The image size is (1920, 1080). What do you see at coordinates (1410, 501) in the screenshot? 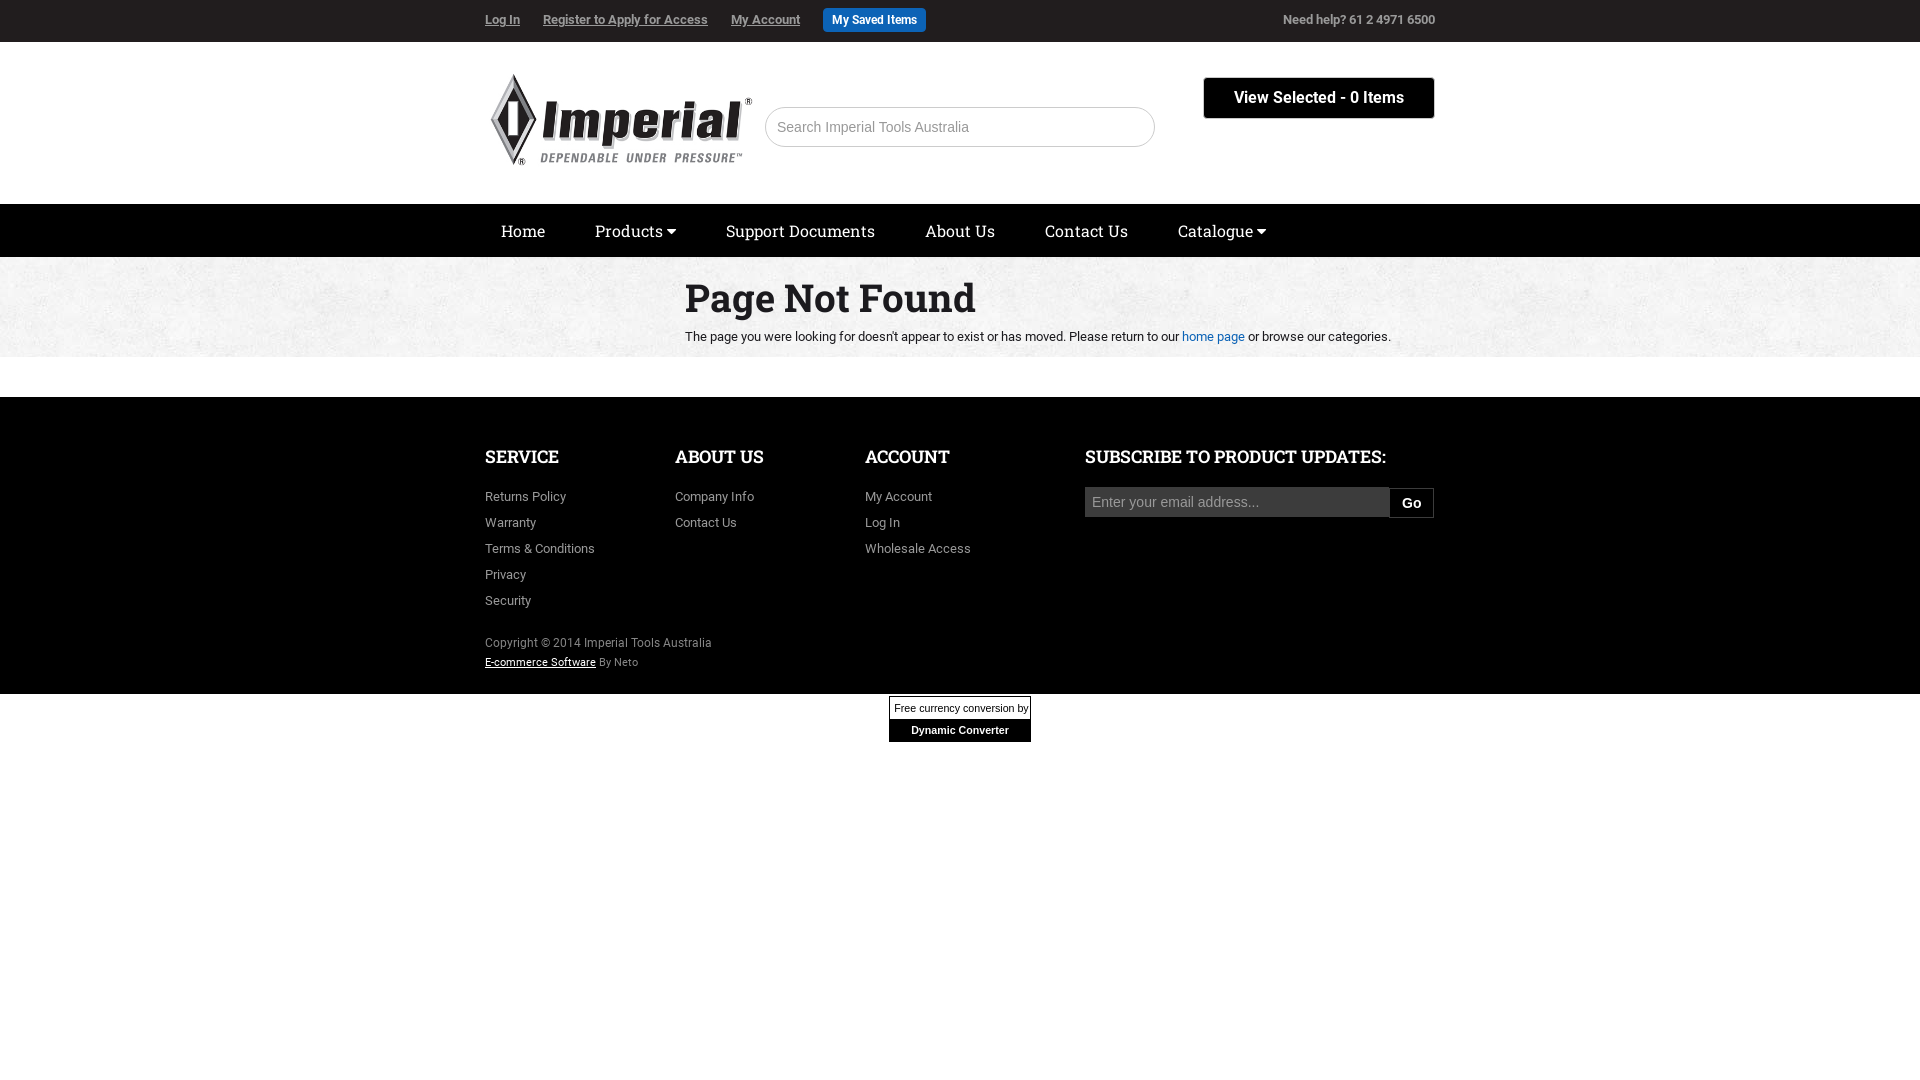
I see `'Go'` at bounding box center [1410, 501].